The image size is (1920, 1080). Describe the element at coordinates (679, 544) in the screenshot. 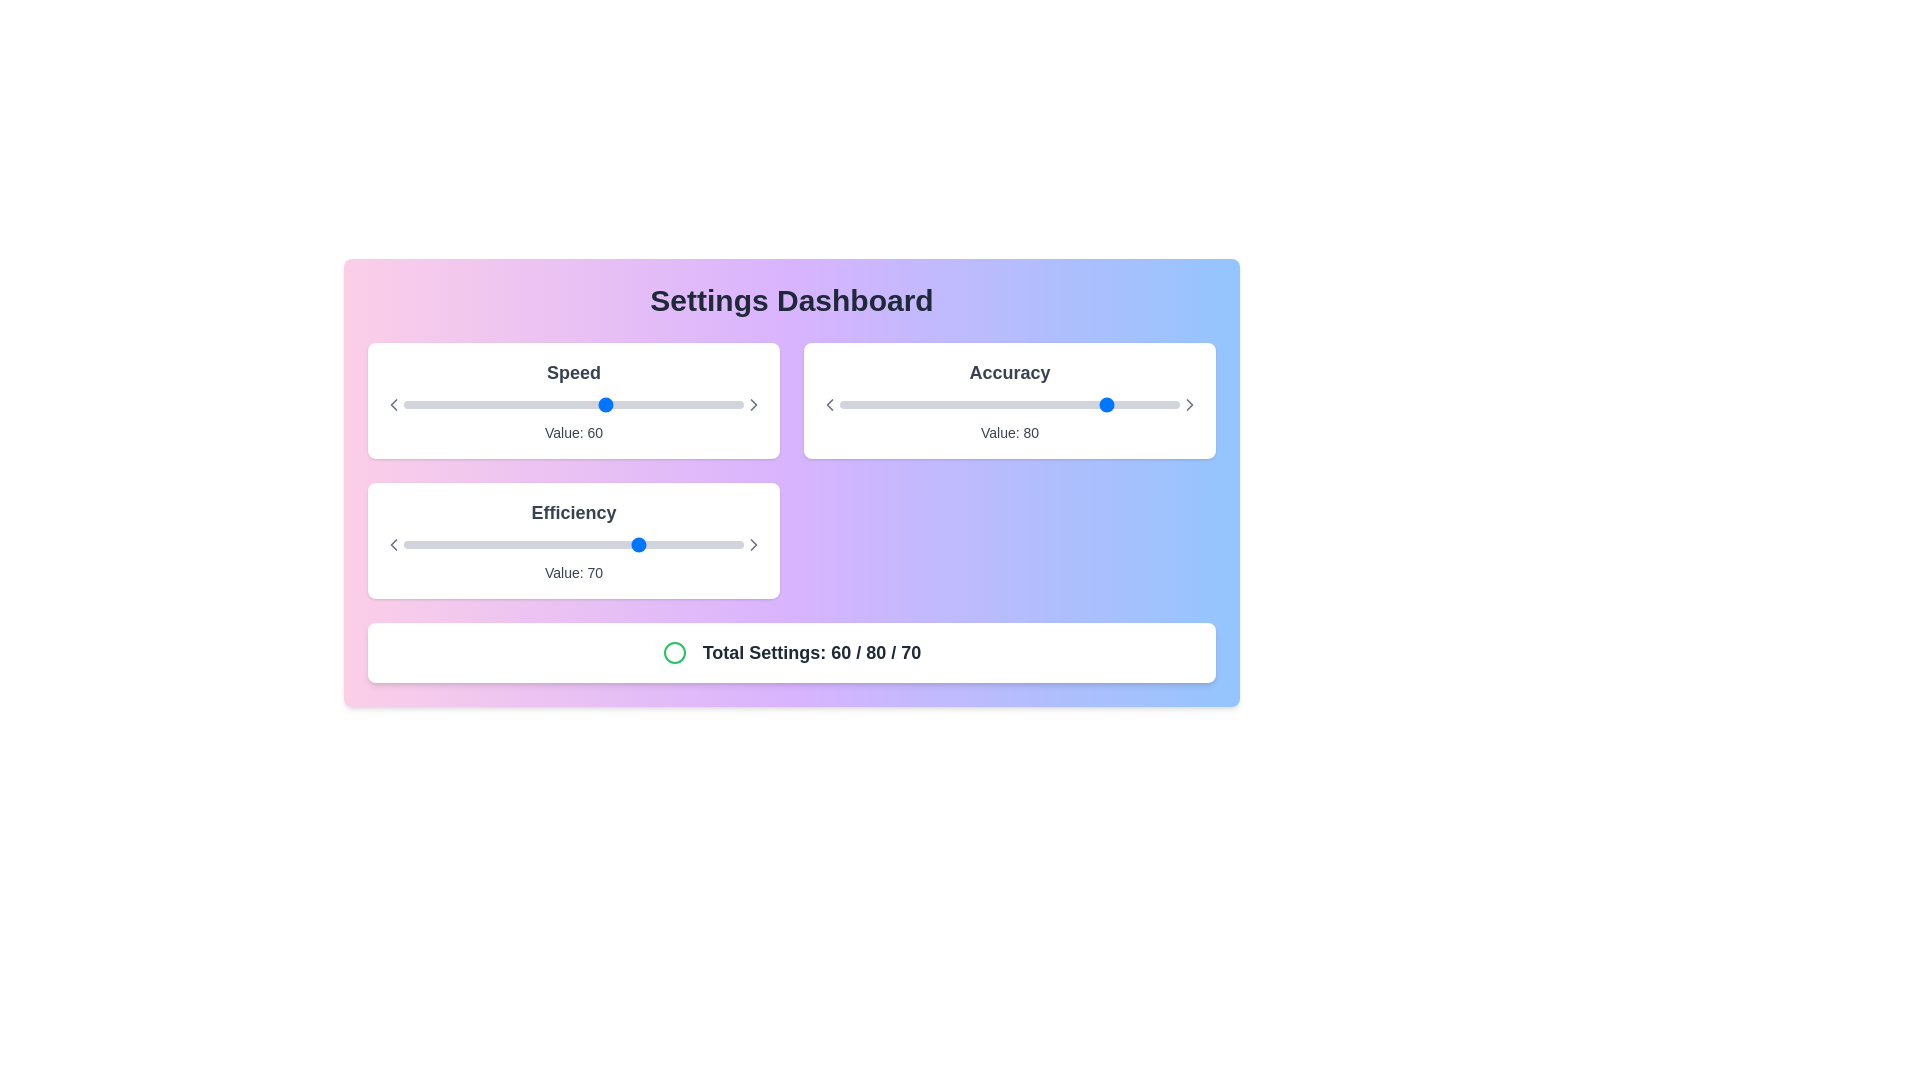

I see `efficiency` at that location.